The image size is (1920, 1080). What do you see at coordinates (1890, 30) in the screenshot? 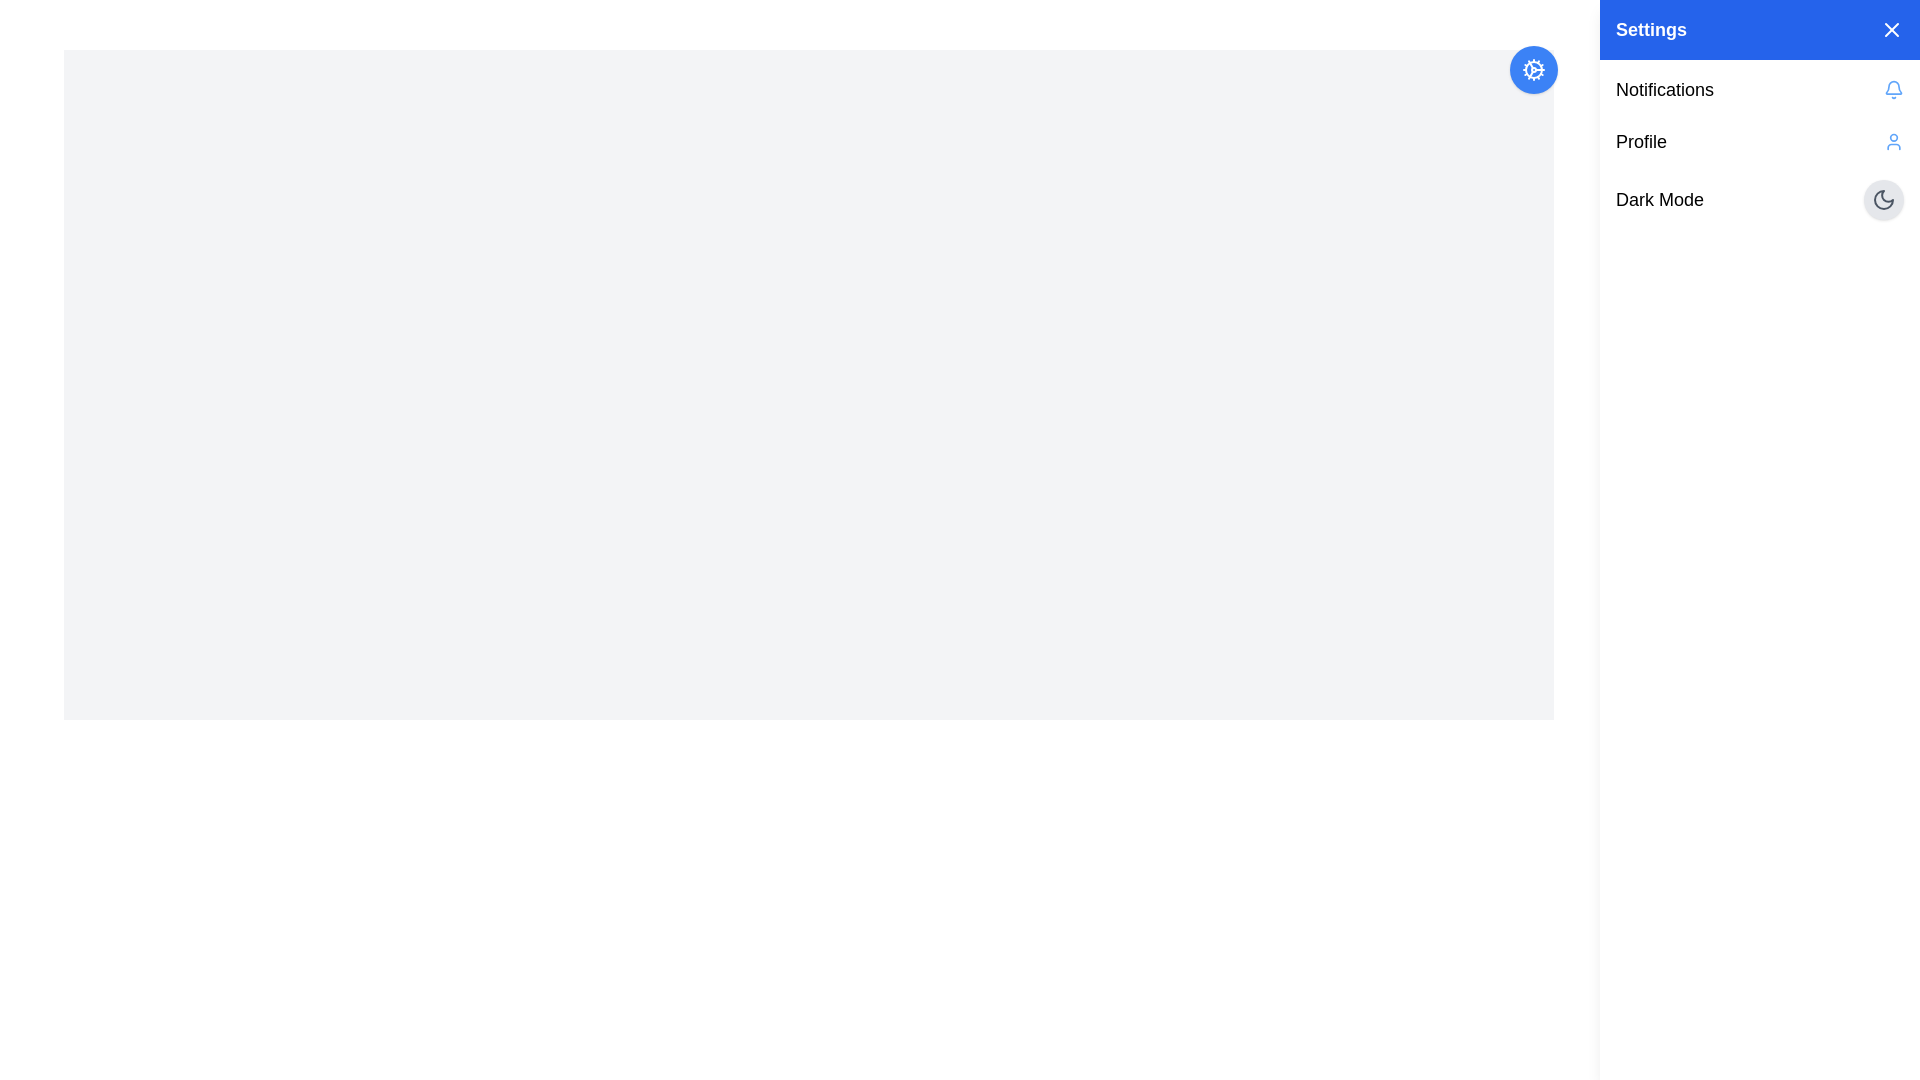
I see `the close button (icon-based) located at the top-right corner of the sidebar panel` at bounding box center [1890, 30].